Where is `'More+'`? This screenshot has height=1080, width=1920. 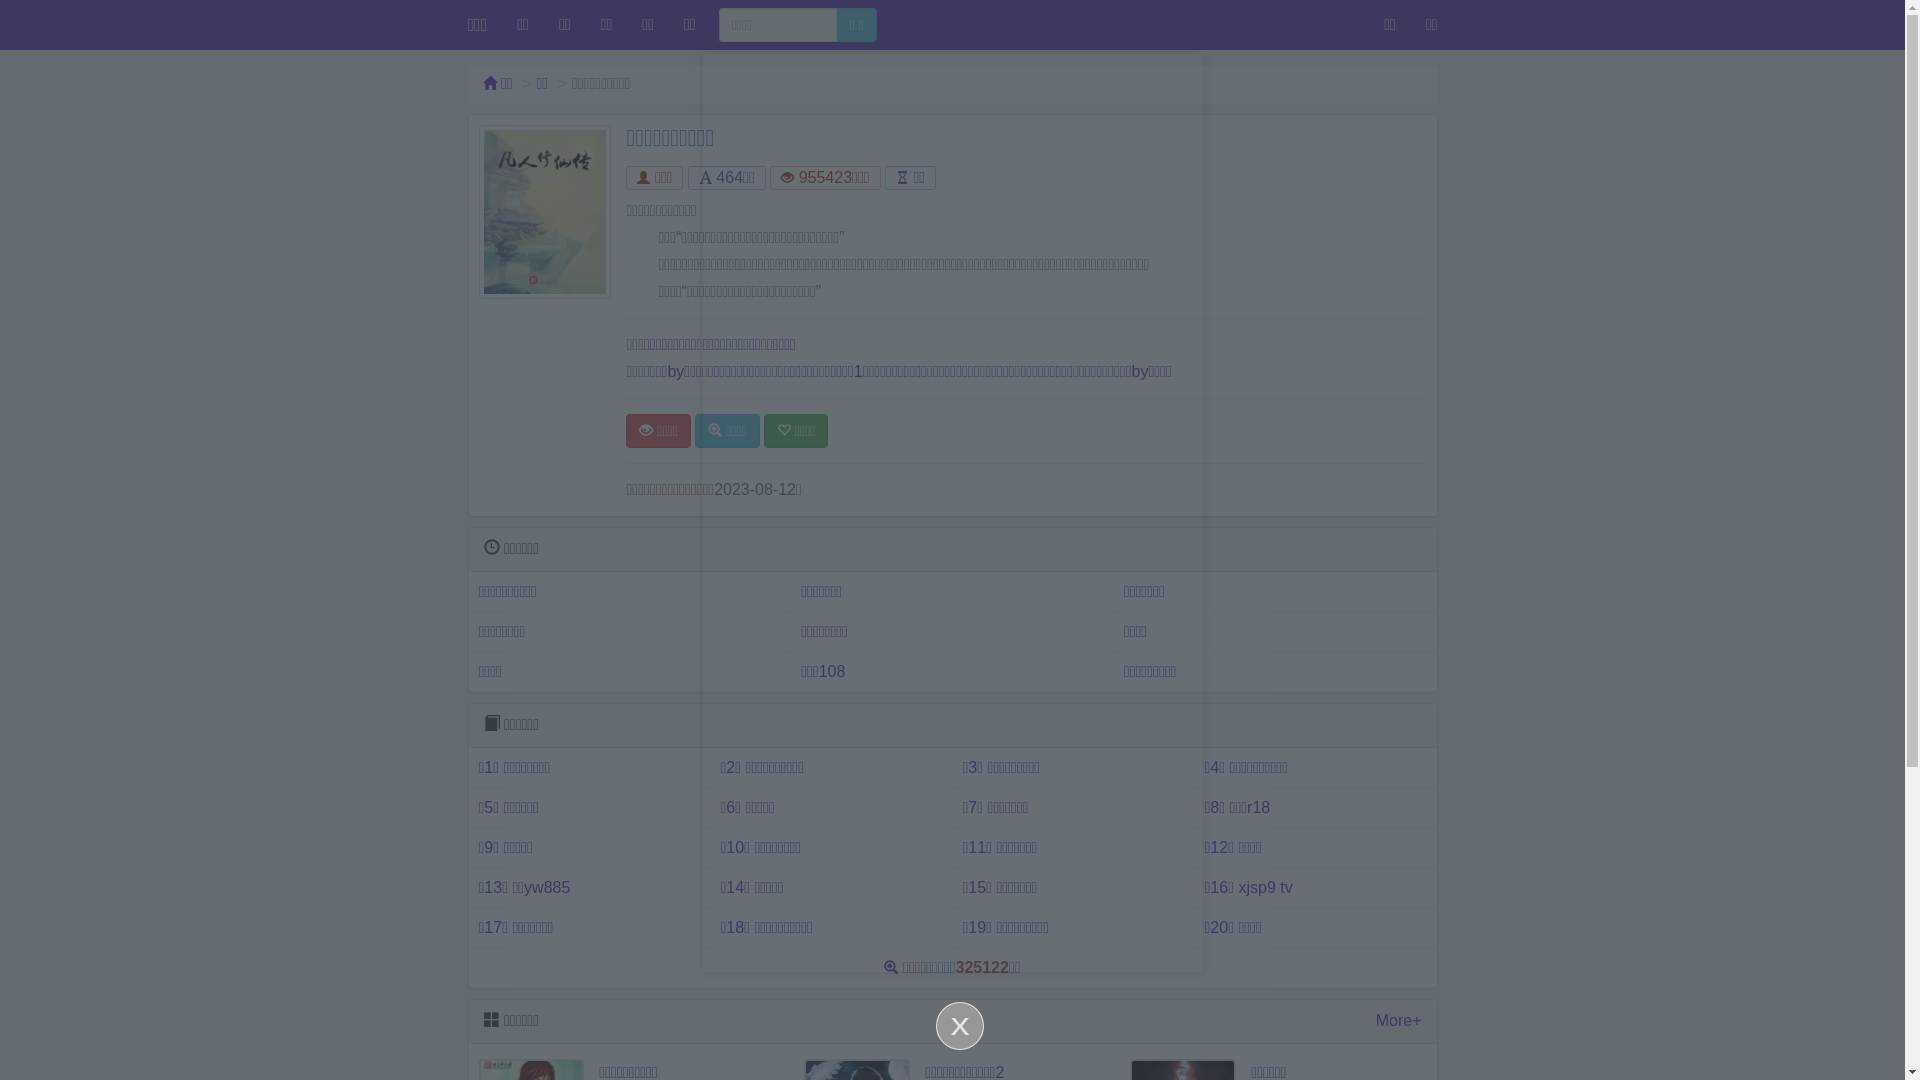
'More+' is located at coordinates (1375, 1021).